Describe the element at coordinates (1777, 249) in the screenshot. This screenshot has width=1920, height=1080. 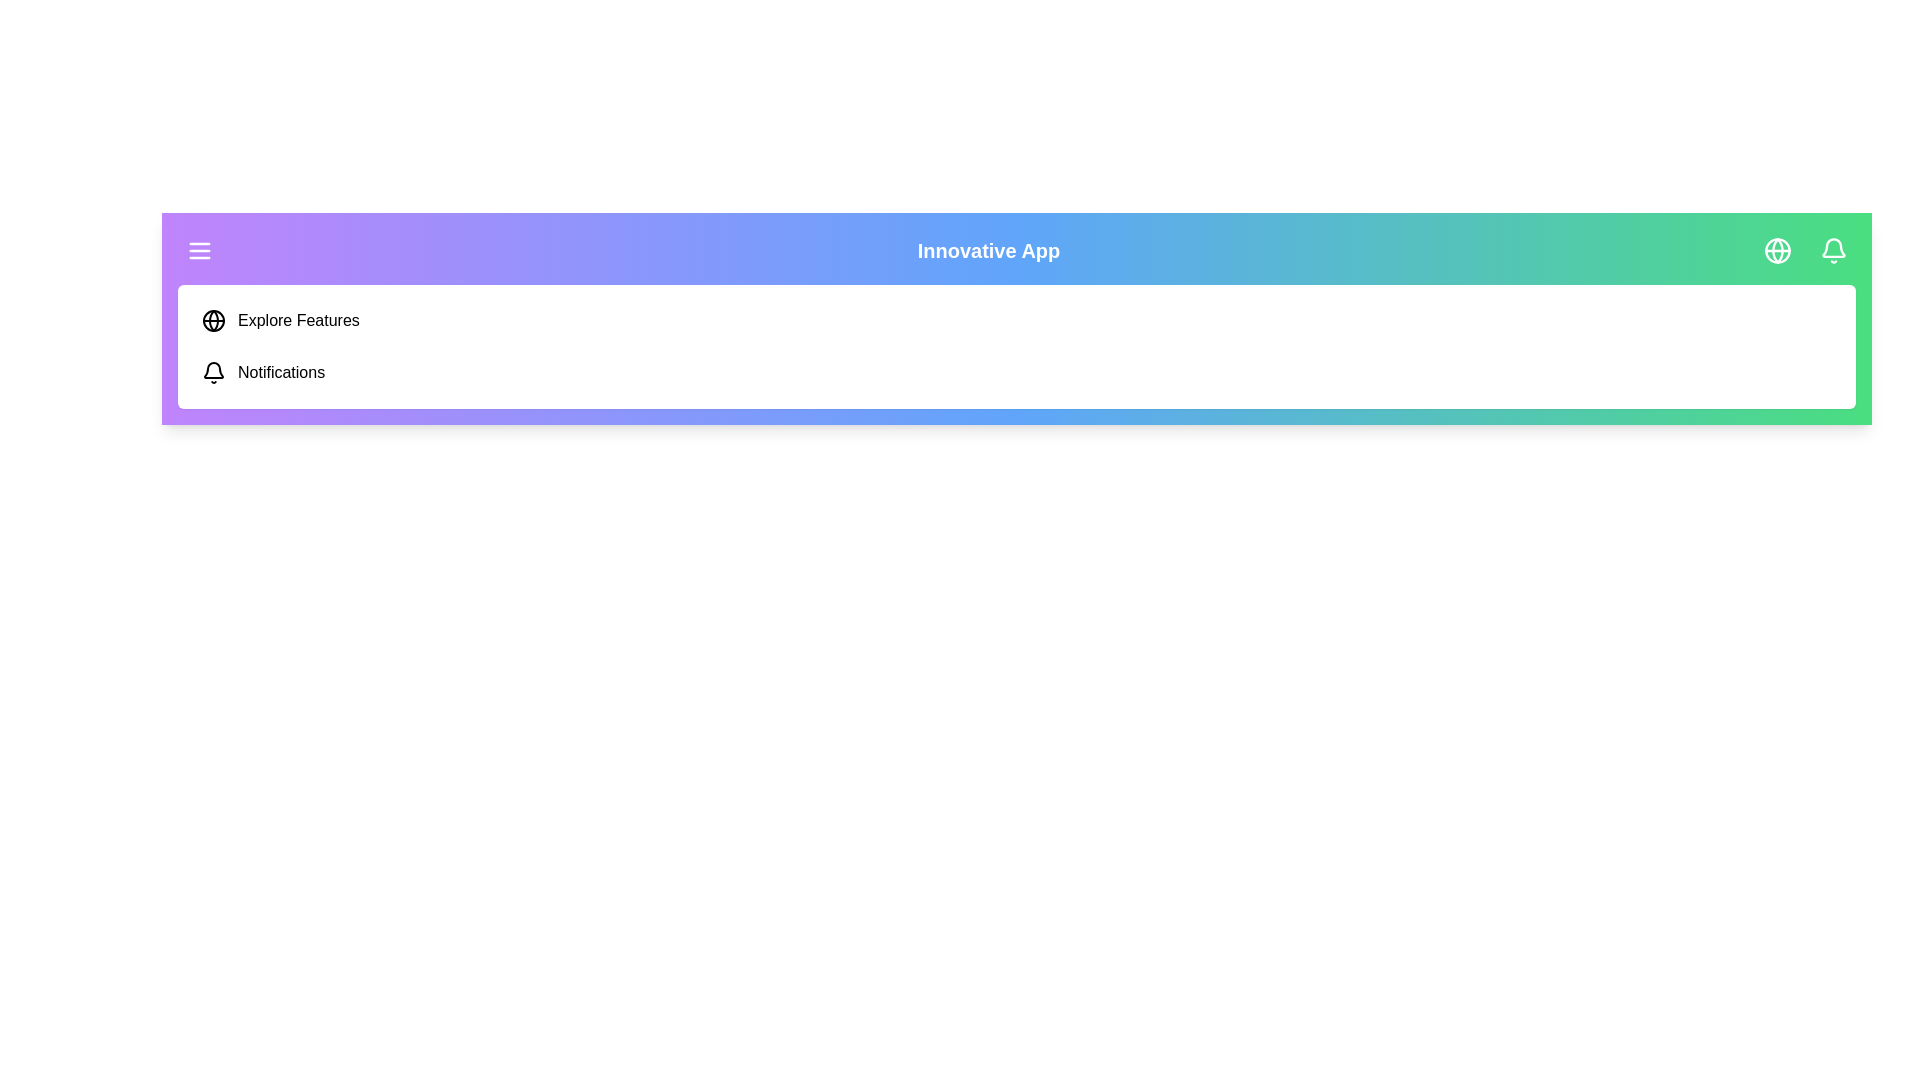
I see `the globe_icon to observe its hover effect` at that location.